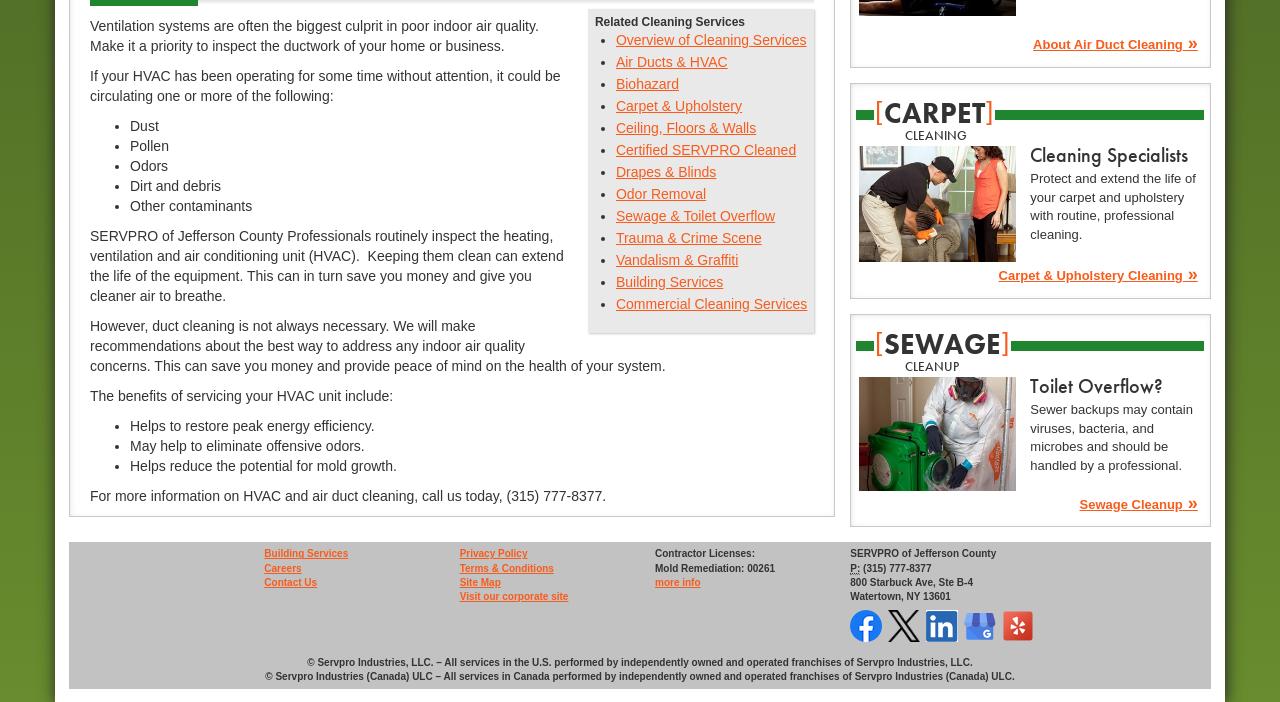  I want to click on 'May help to eliminate offensive odors.', so click(246, 443).